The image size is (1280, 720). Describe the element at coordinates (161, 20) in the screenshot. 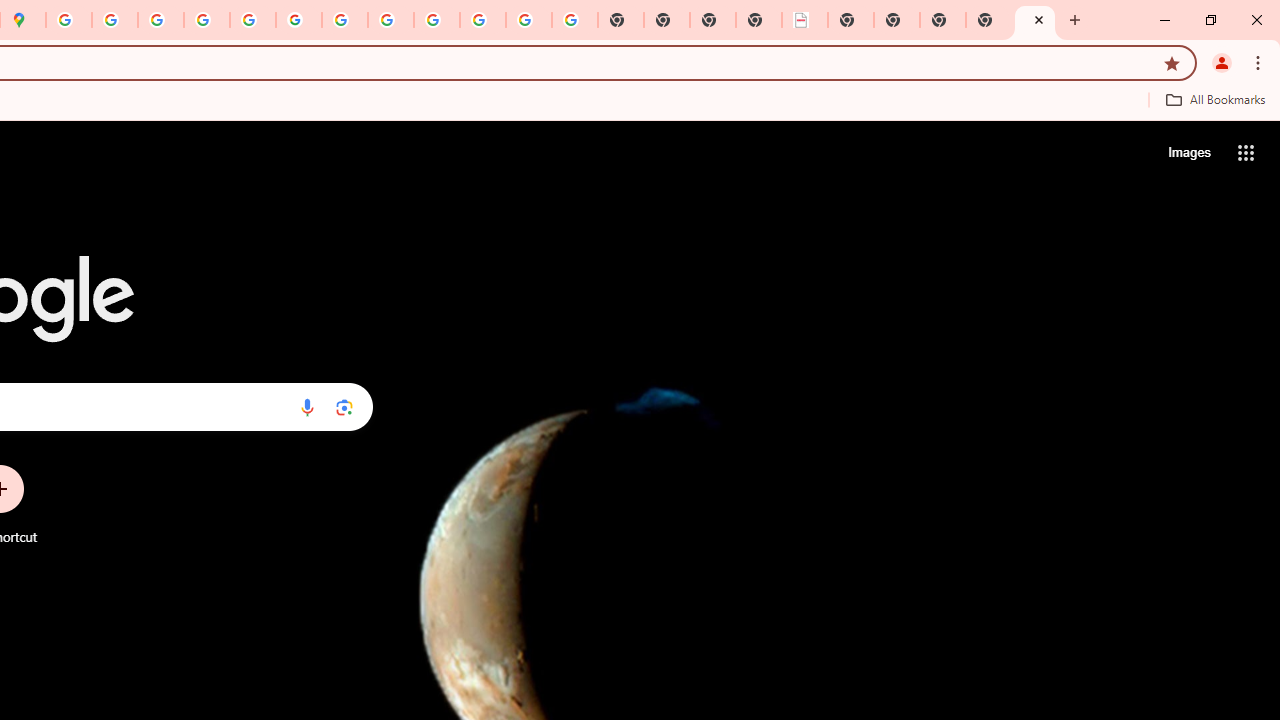

I see `'Privacy Help Center - Policies Help'` at that location.